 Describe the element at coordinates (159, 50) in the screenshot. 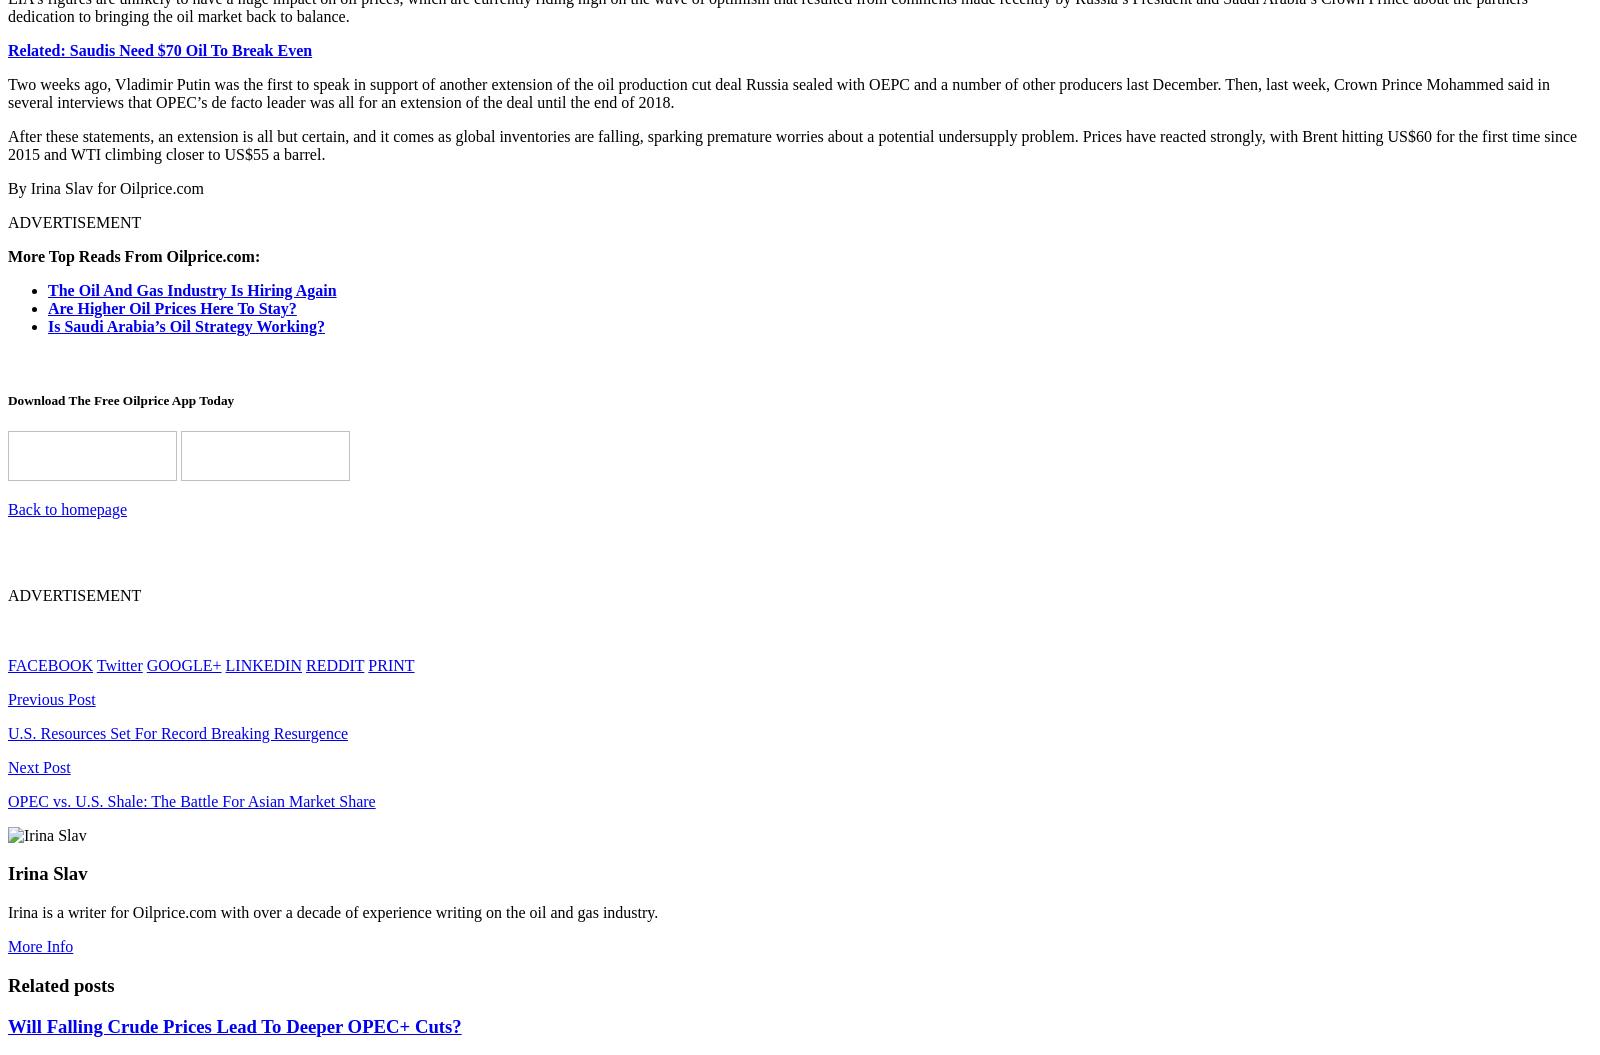

I see `'Related: Saudis Need $70 Oil To Break Even'` at that location.